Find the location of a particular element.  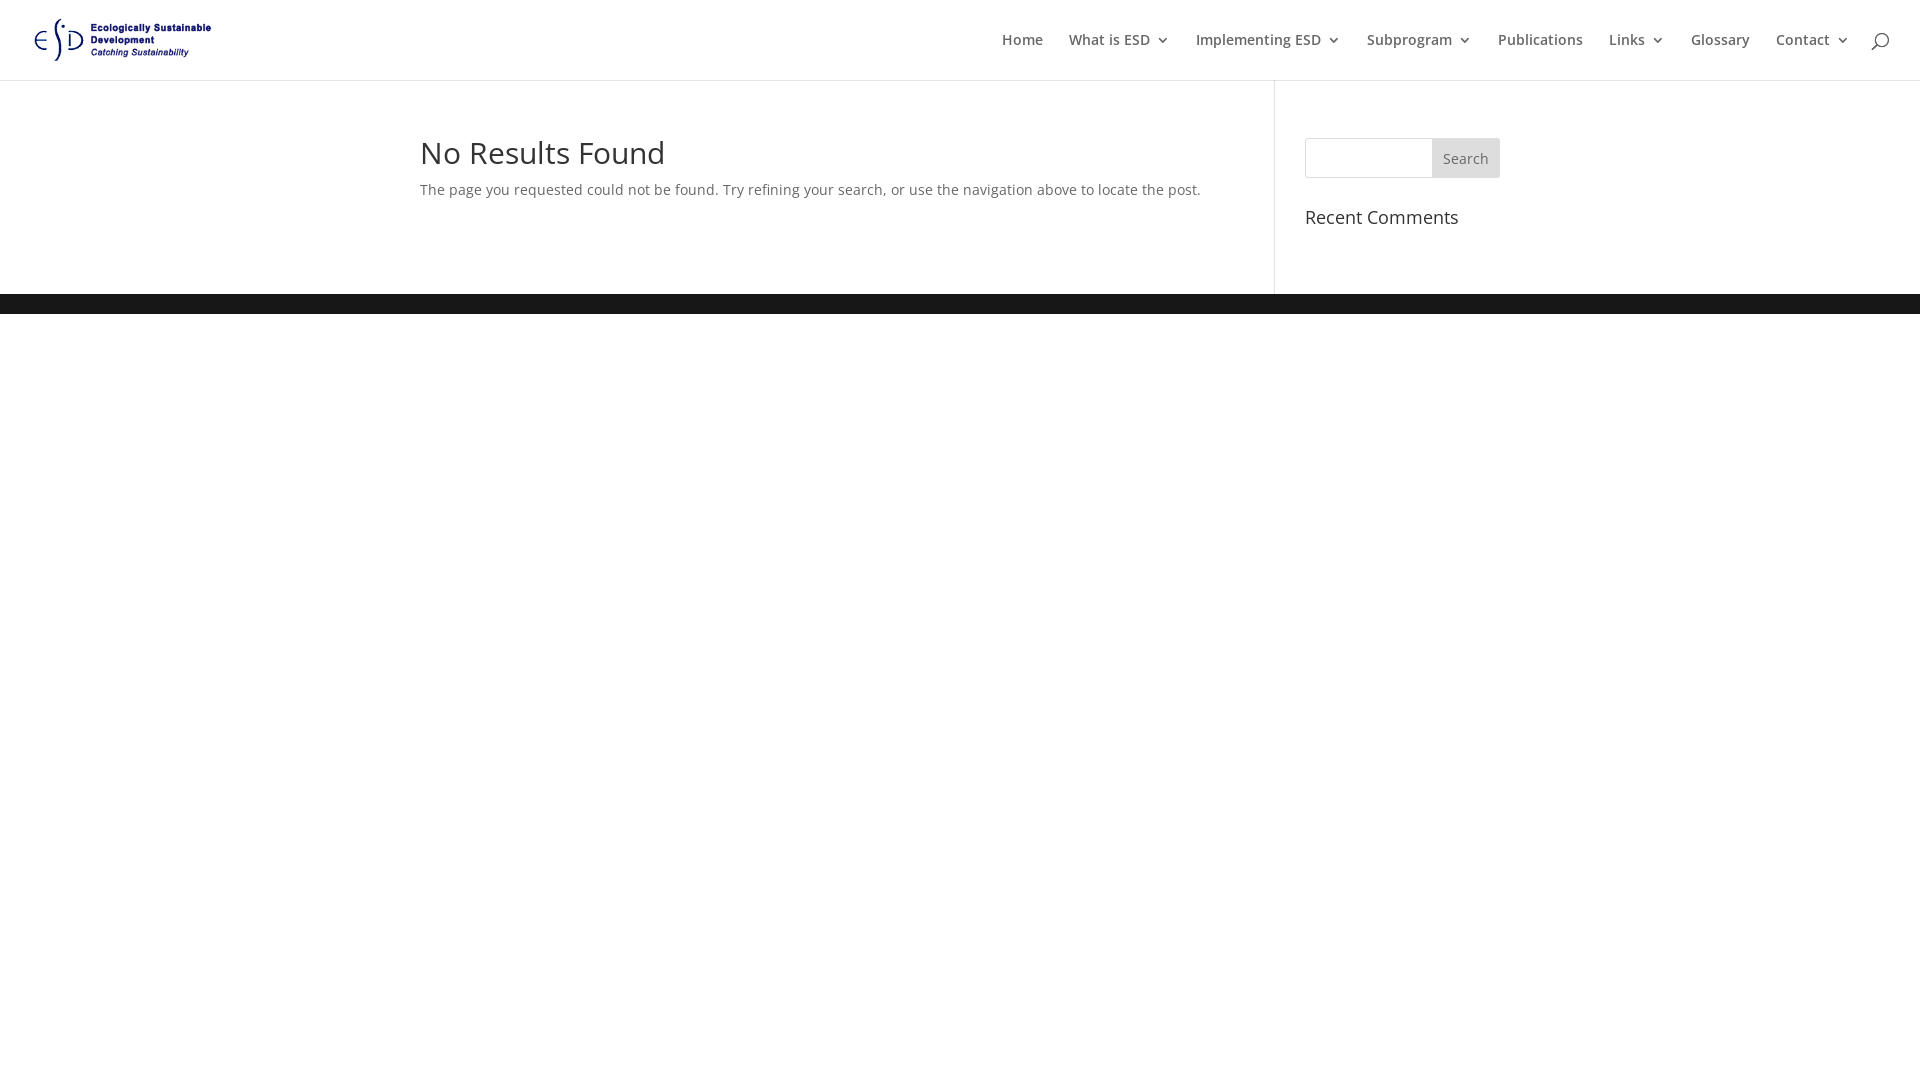

'What is ESD' is located at coordinates (1118, 55).